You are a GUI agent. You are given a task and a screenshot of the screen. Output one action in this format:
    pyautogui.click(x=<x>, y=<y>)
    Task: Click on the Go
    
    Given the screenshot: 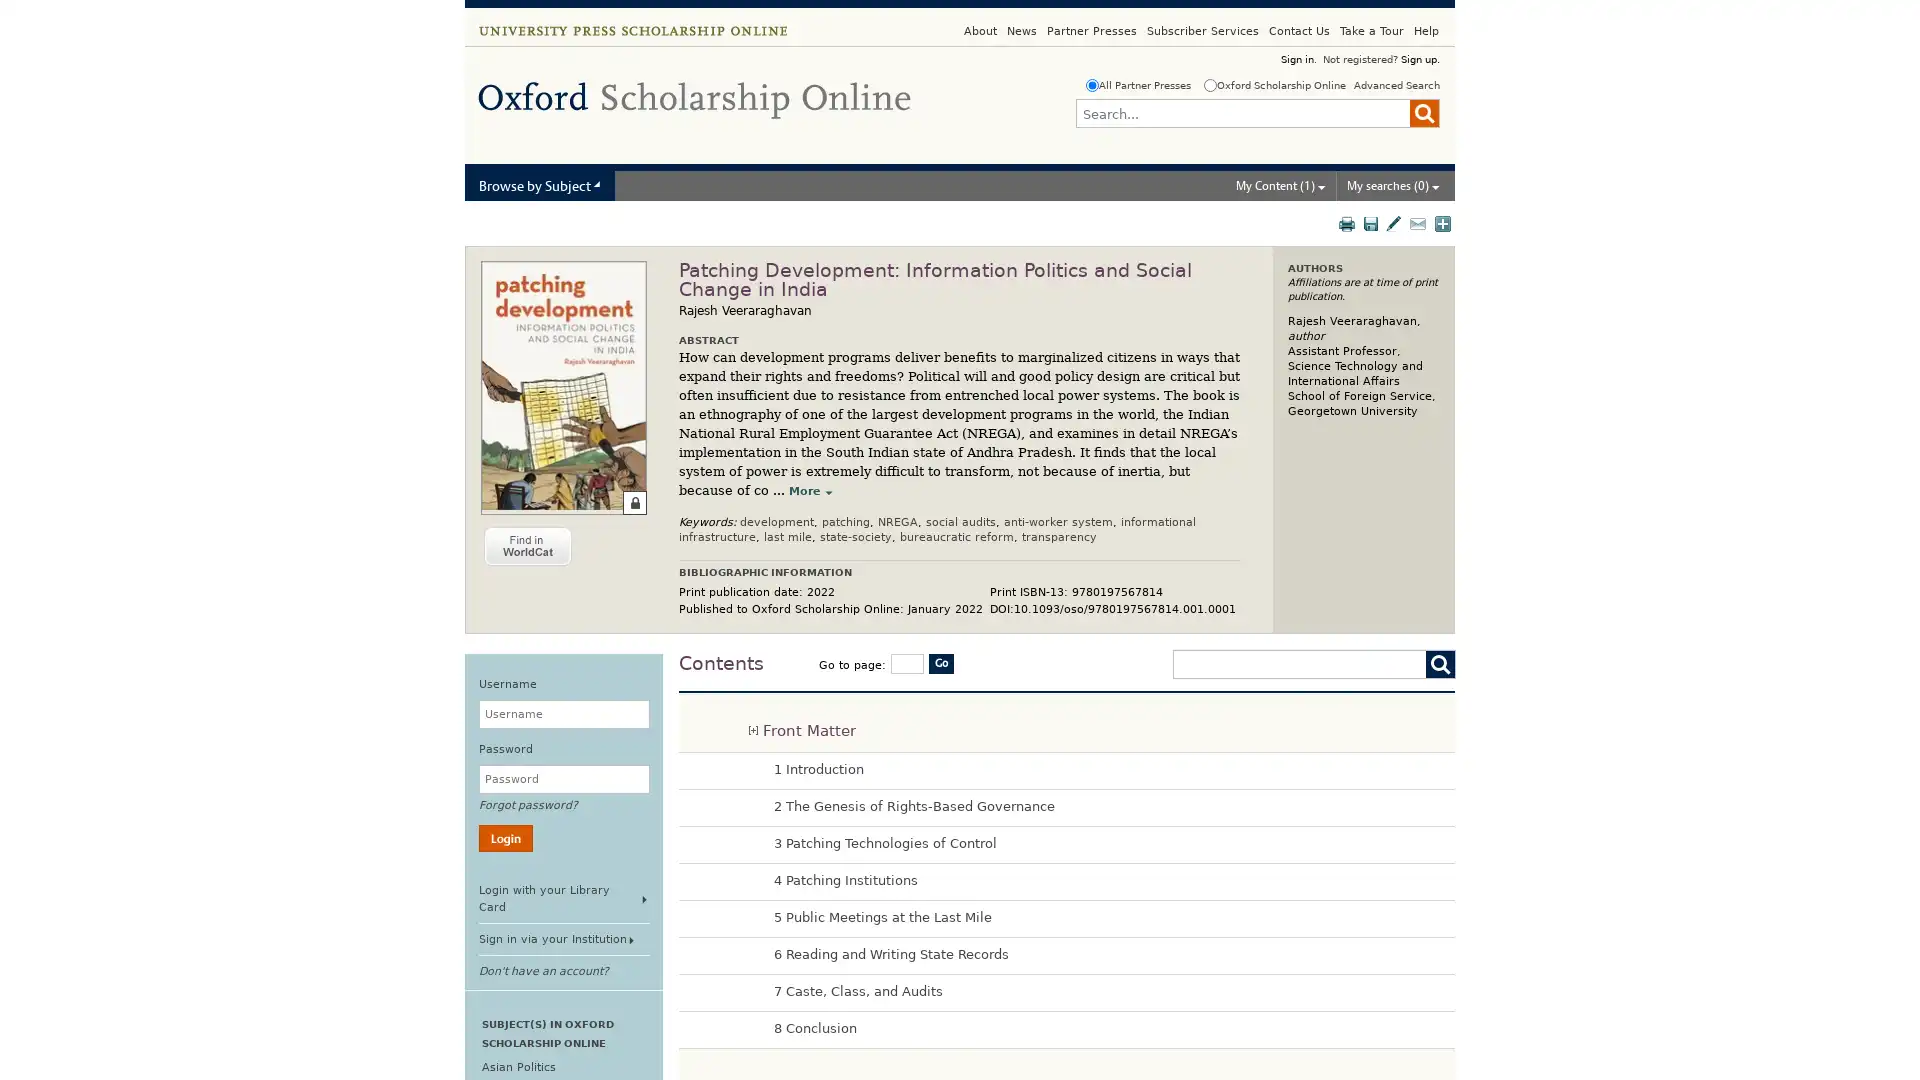 What is the action you would take?
    pyautogui.click(x=940, y=663)
    